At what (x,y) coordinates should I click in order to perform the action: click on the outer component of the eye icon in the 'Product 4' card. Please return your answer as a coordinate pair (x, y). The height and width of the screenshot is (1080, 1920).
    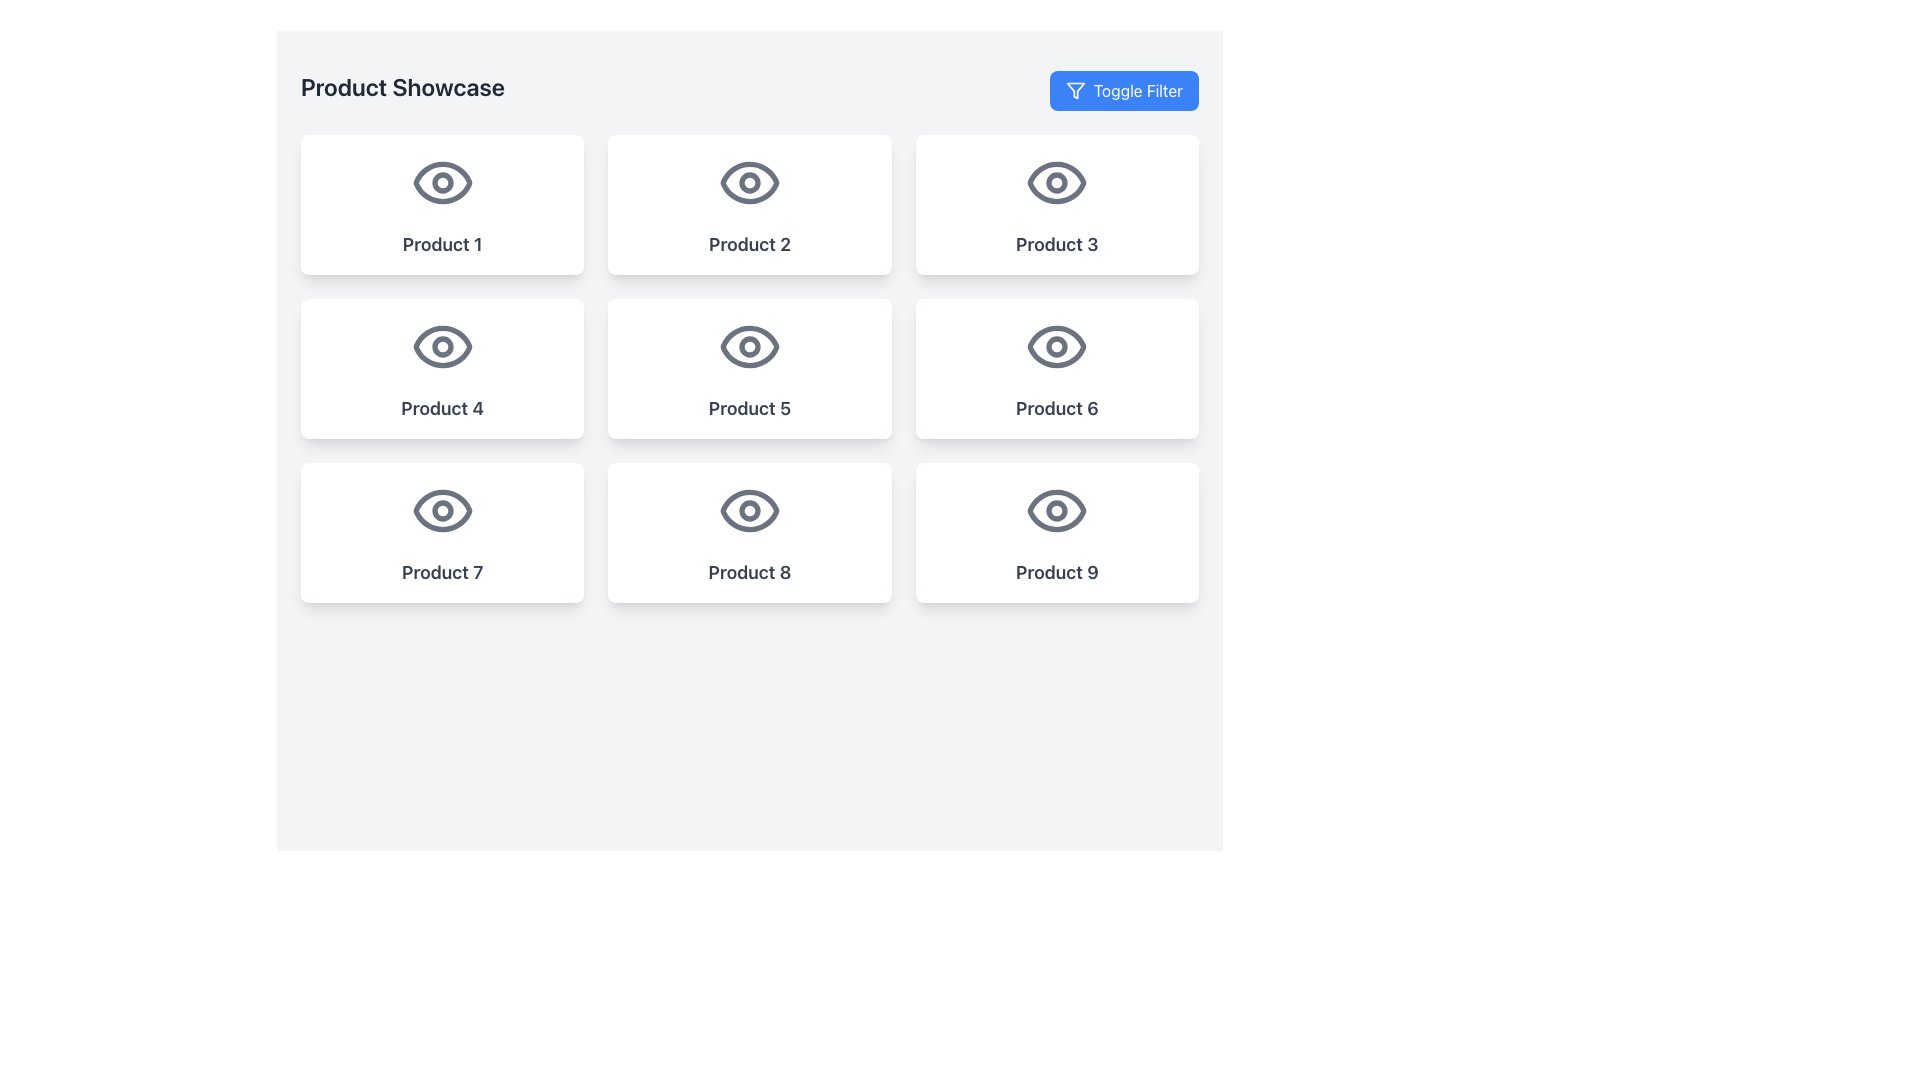
    Looking at the image, I should click on (441, 346).